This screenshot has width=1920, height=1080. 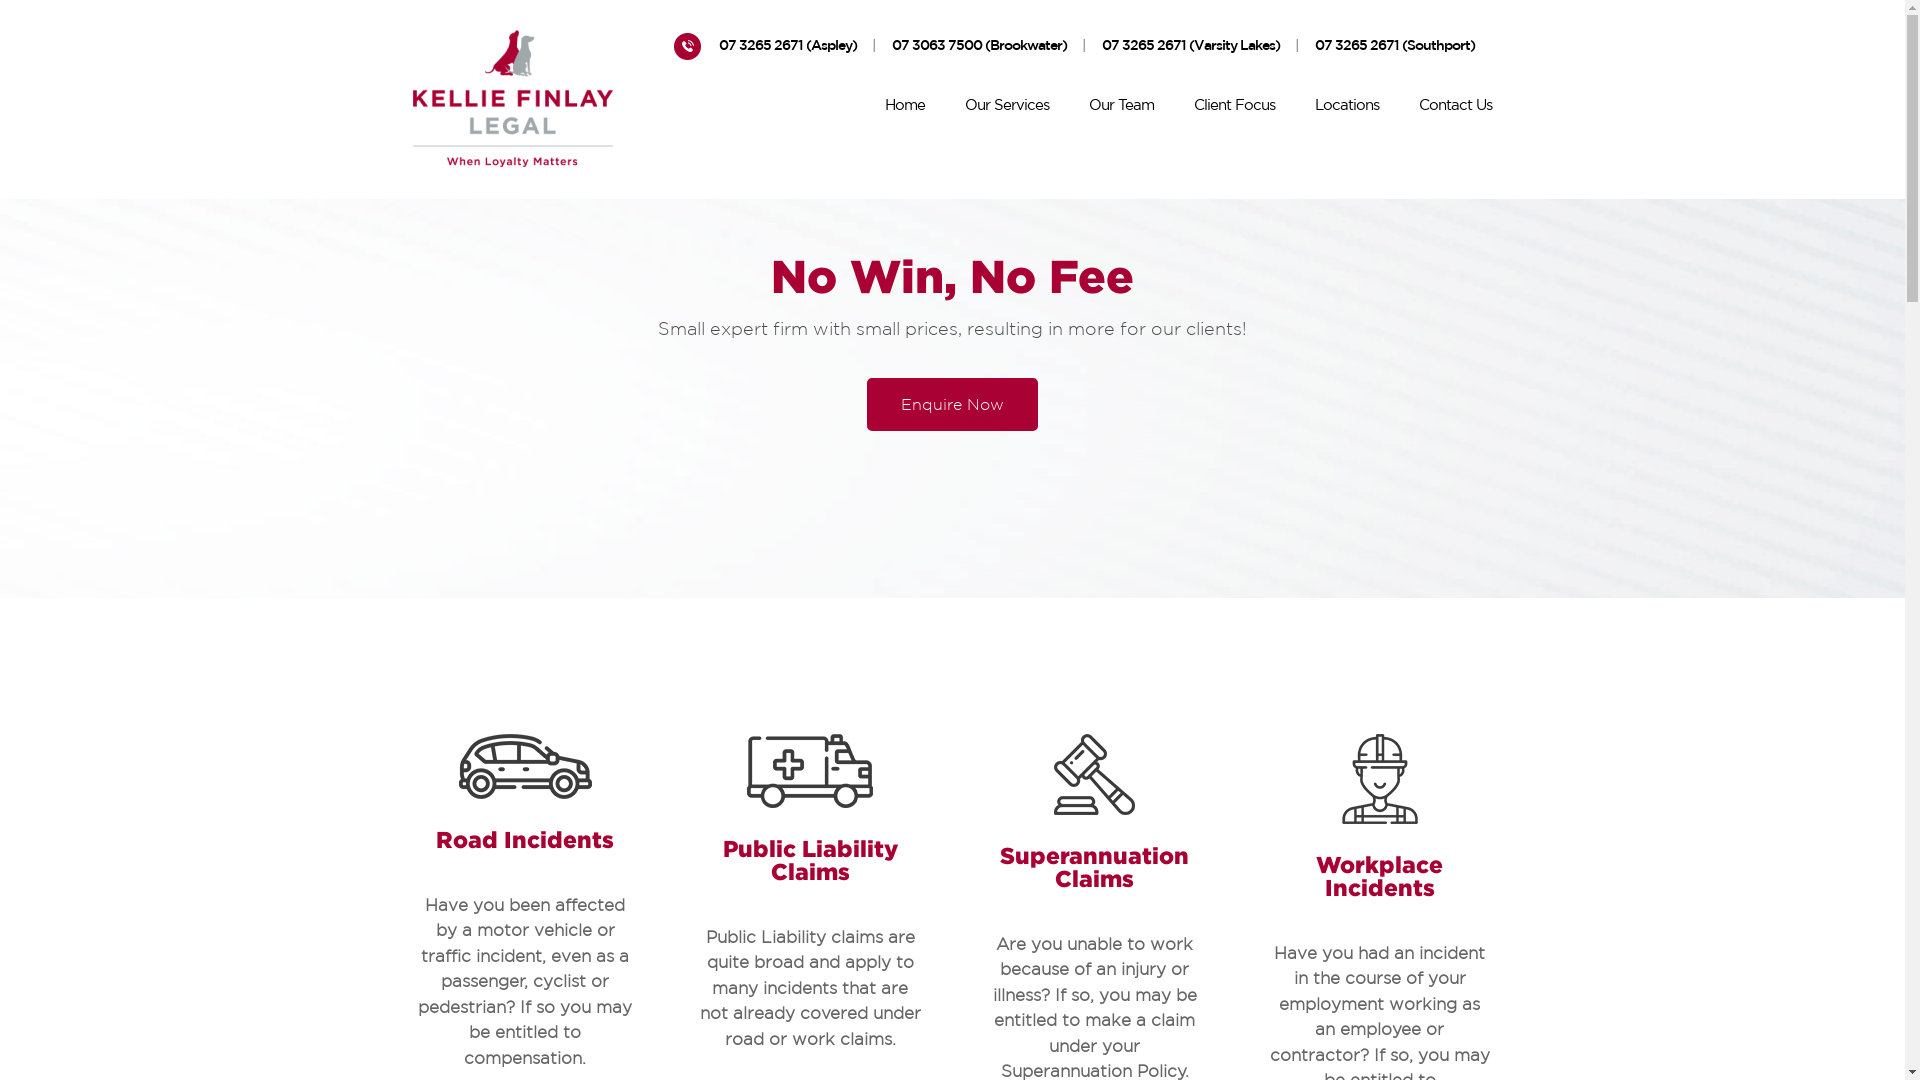 I want to click on '07 3265 2671 (Southport)', so click(x=1394, y=48).